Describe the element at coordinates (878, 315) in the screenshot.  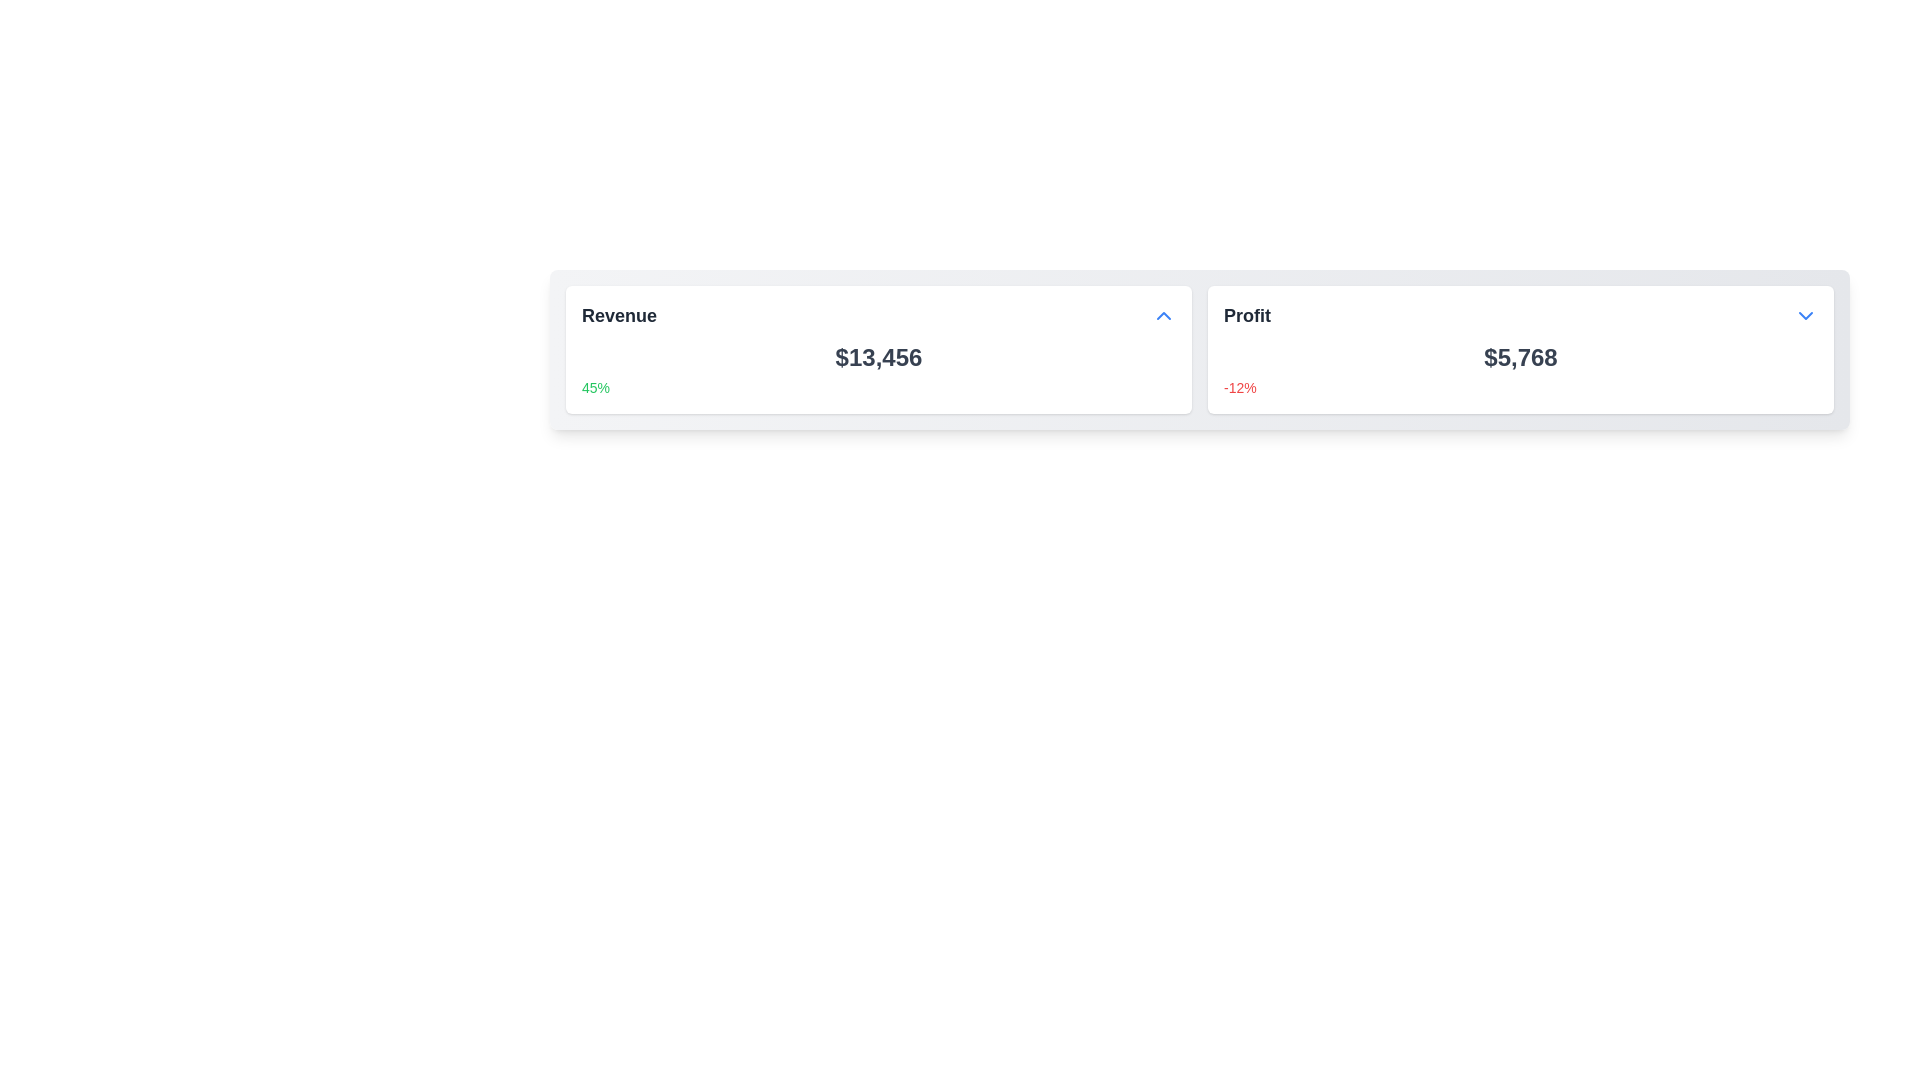
I see `to select the text of the Heading with an interactive icon that signifies the title or category of the revenue data displayed below` at that location.